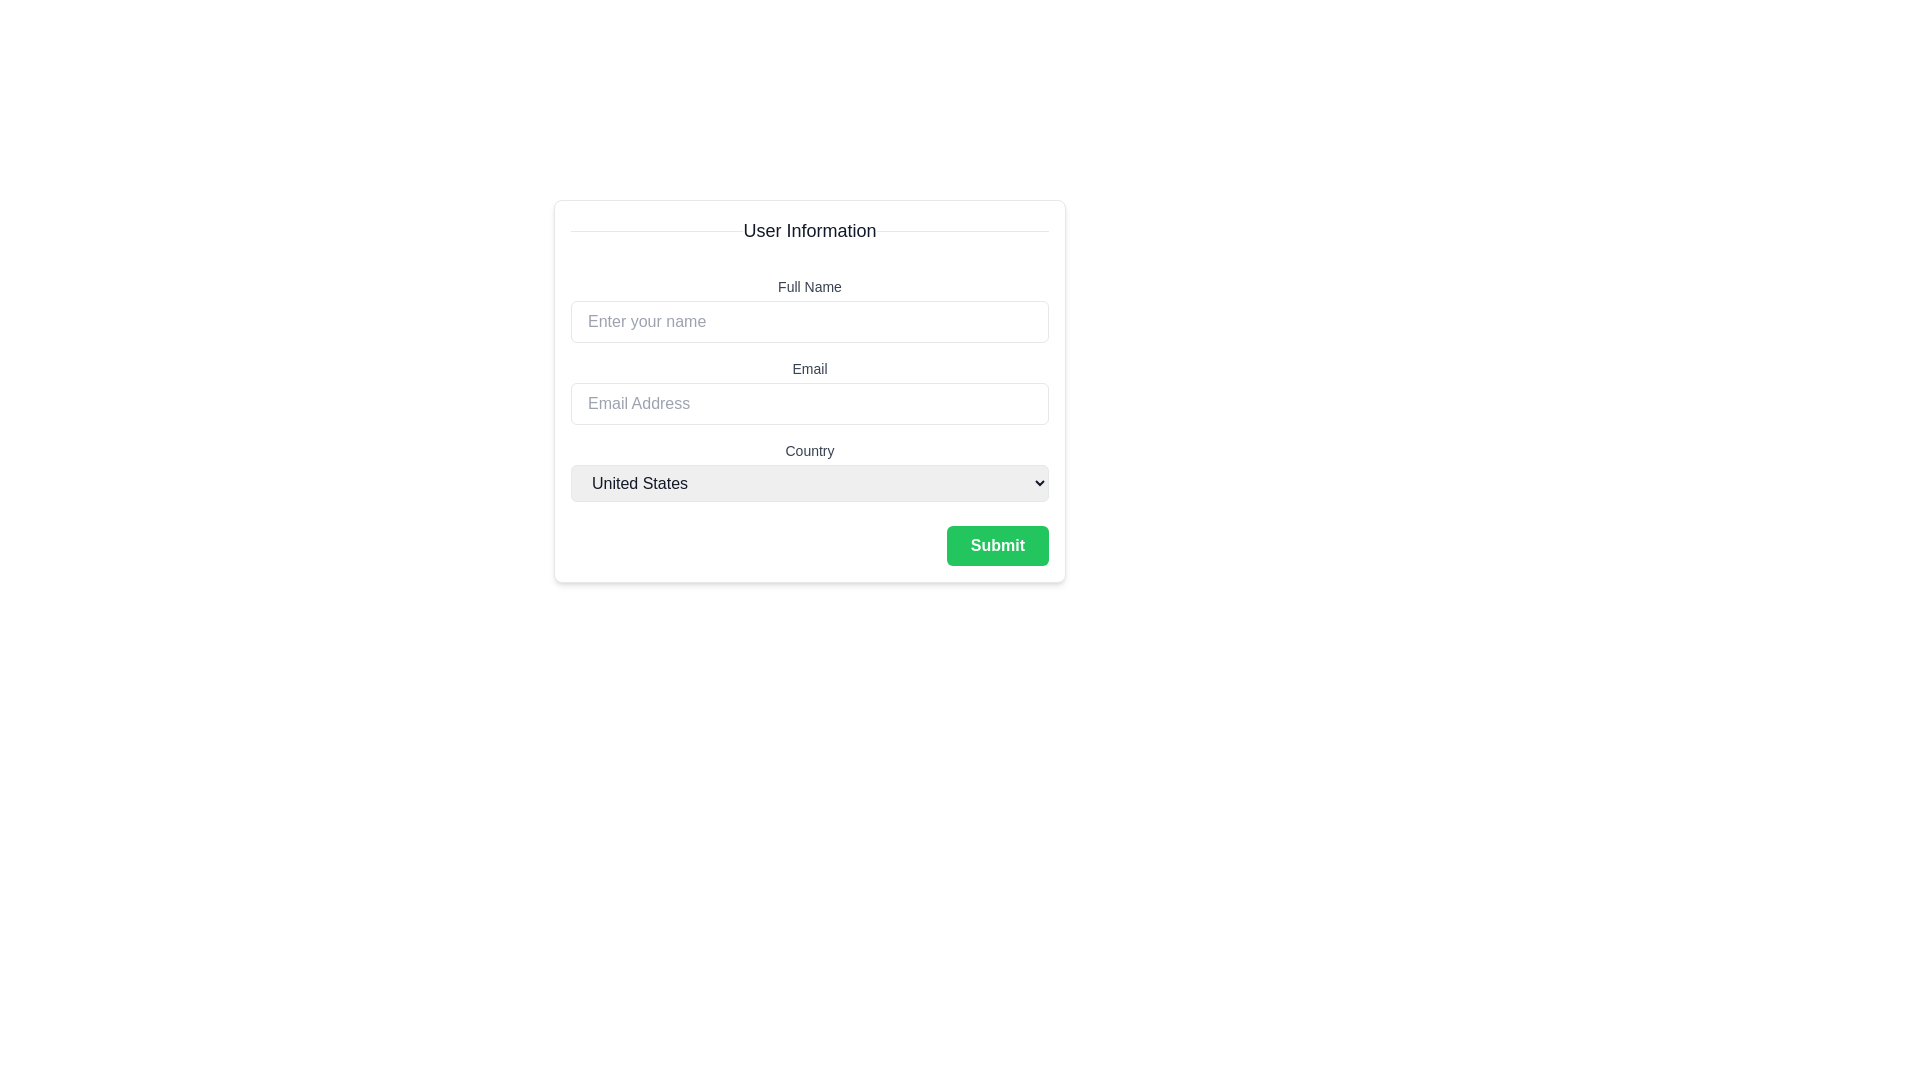 This screenshot has width=1920, height=1080. Describe the element at coordinates (810, 451) in the screenshot. I see `the country selection label` at that location.